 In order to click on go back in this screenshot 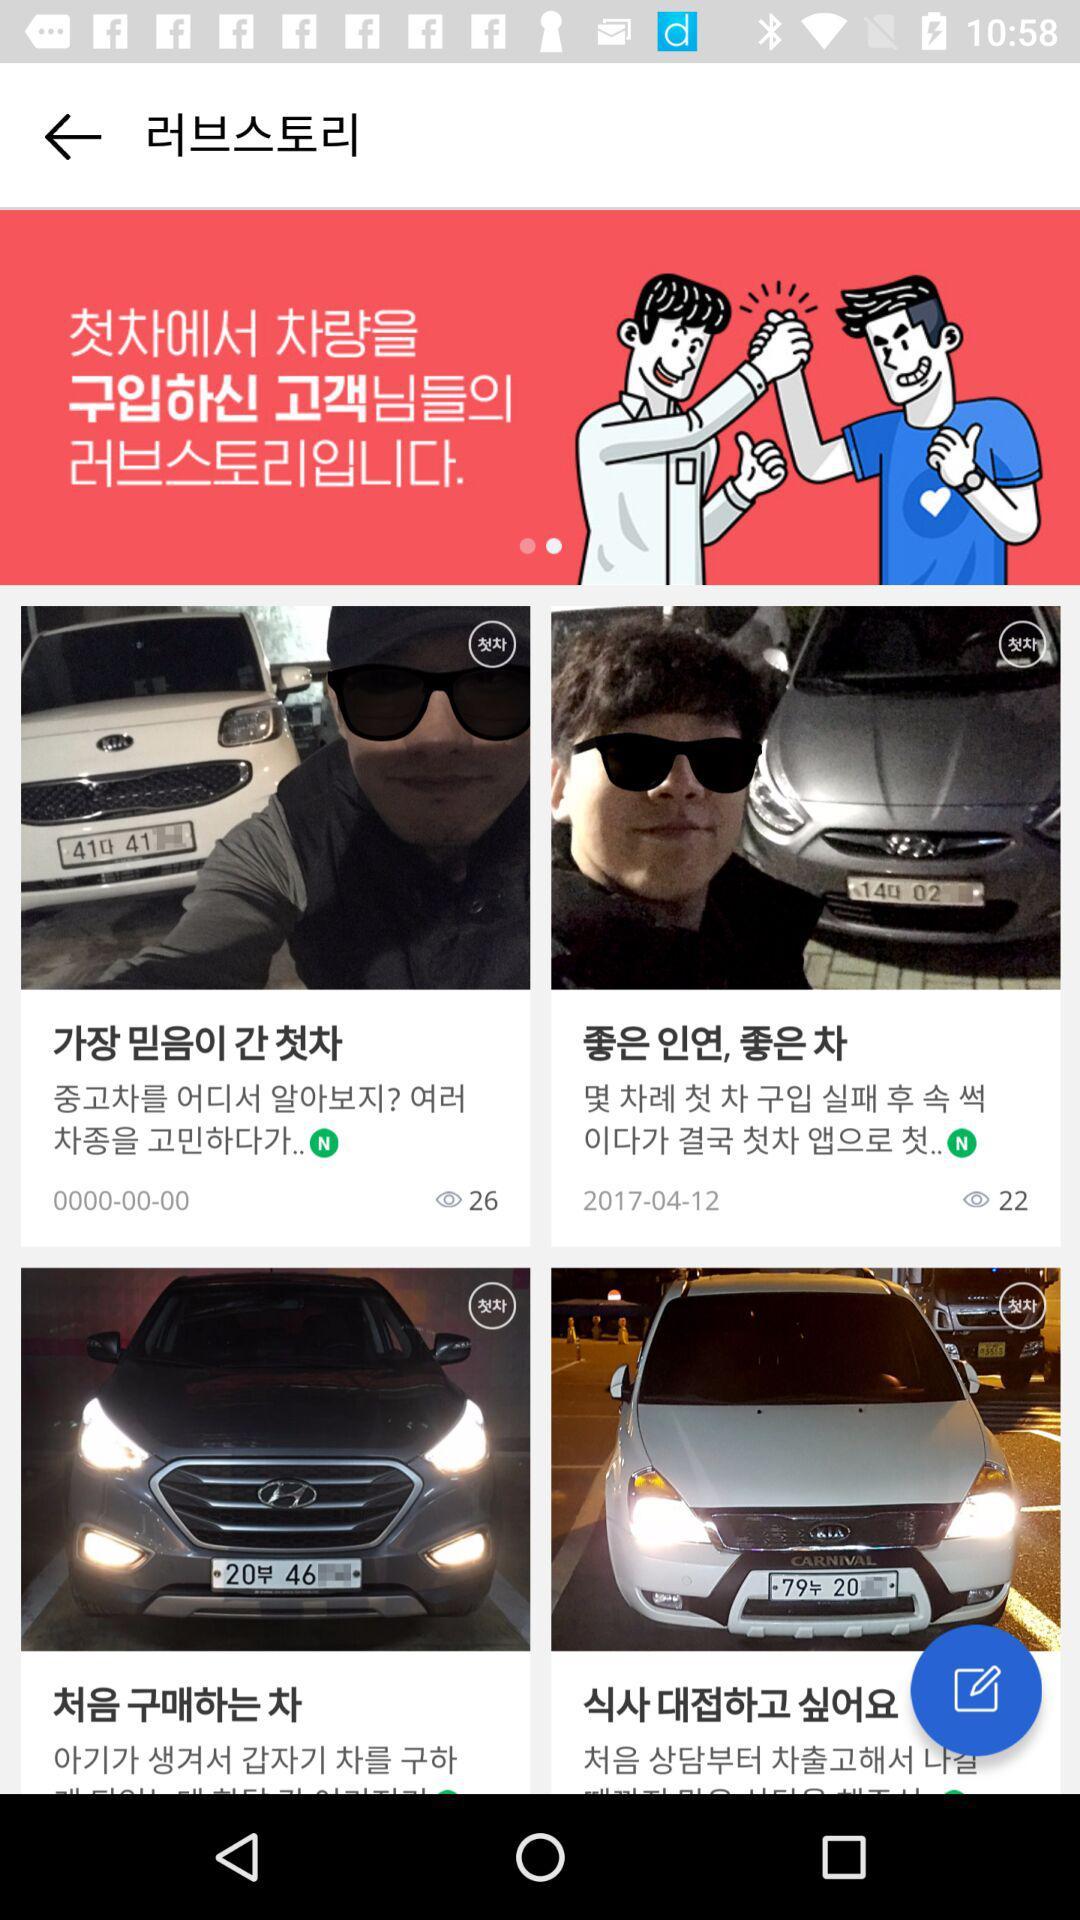, I will do `click(71, 135)`.